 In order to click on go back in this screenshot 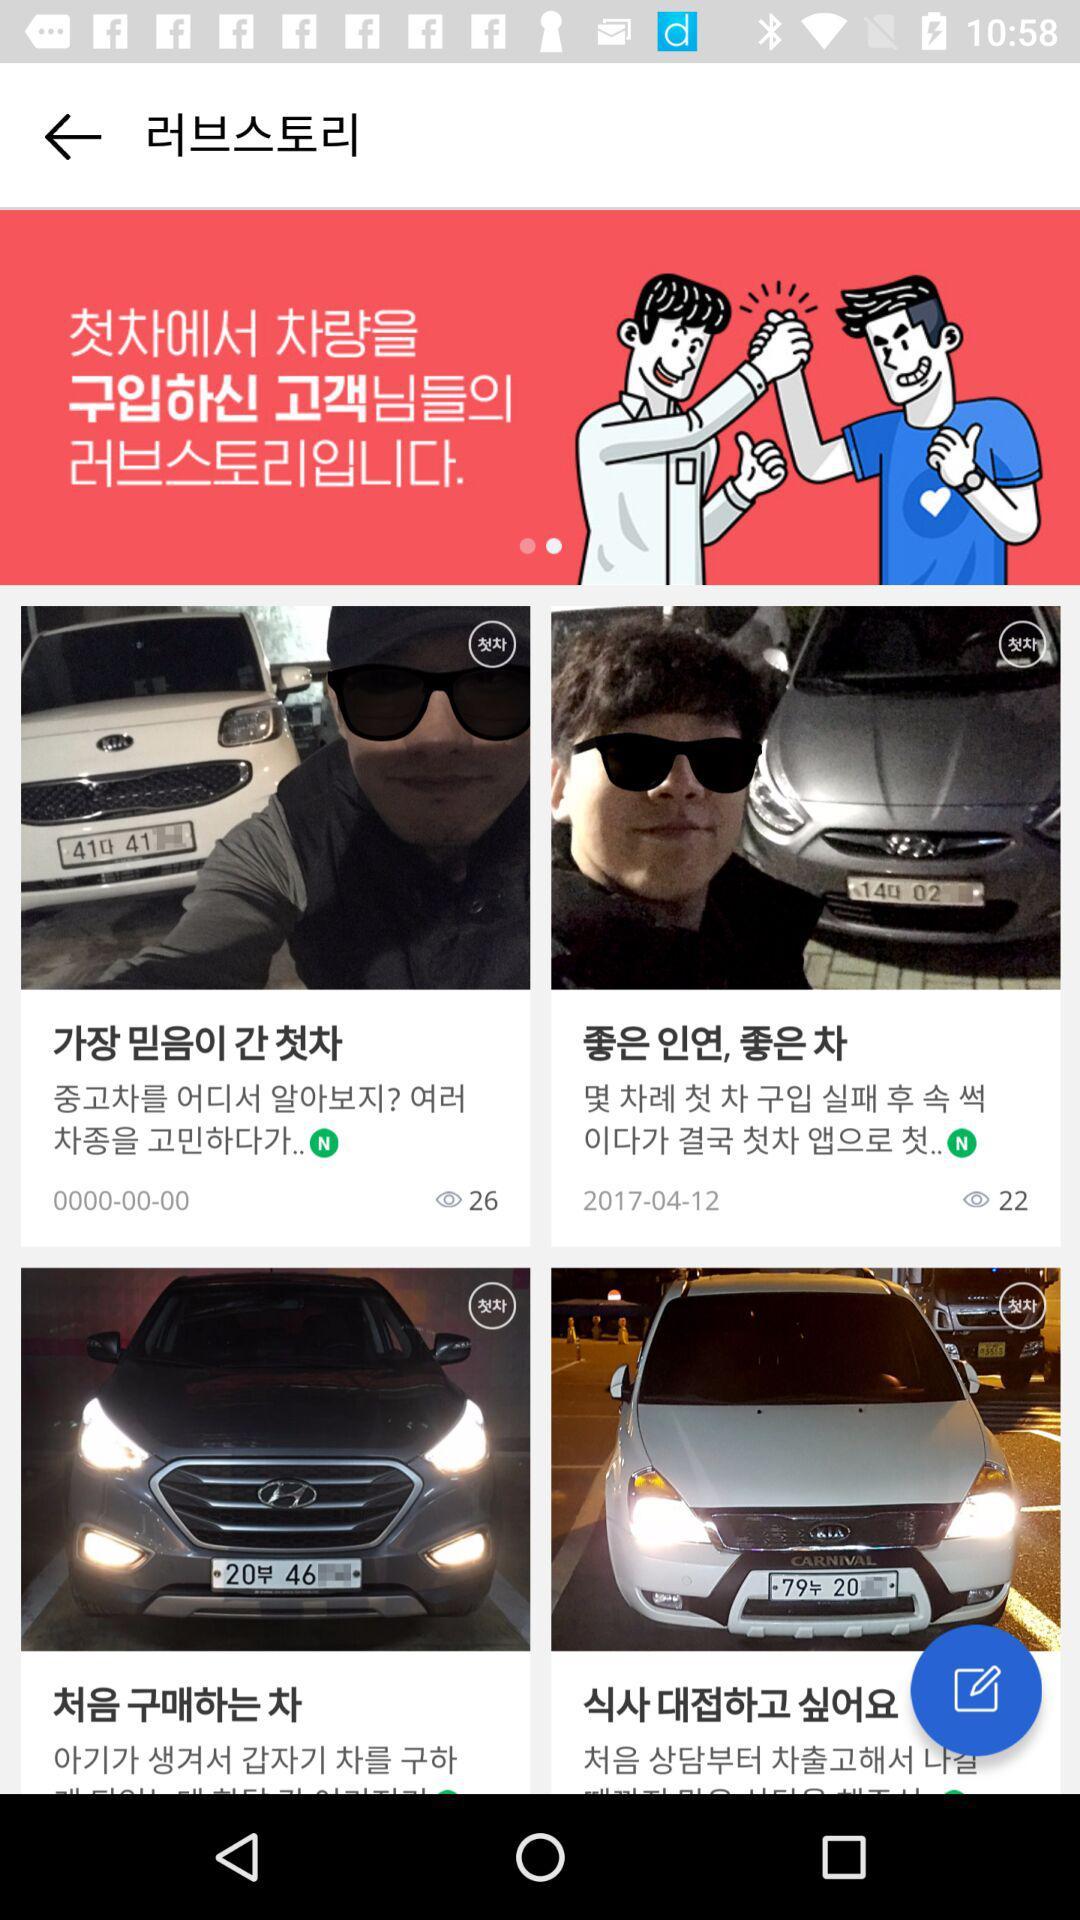, I will do `click(71, 135)`.